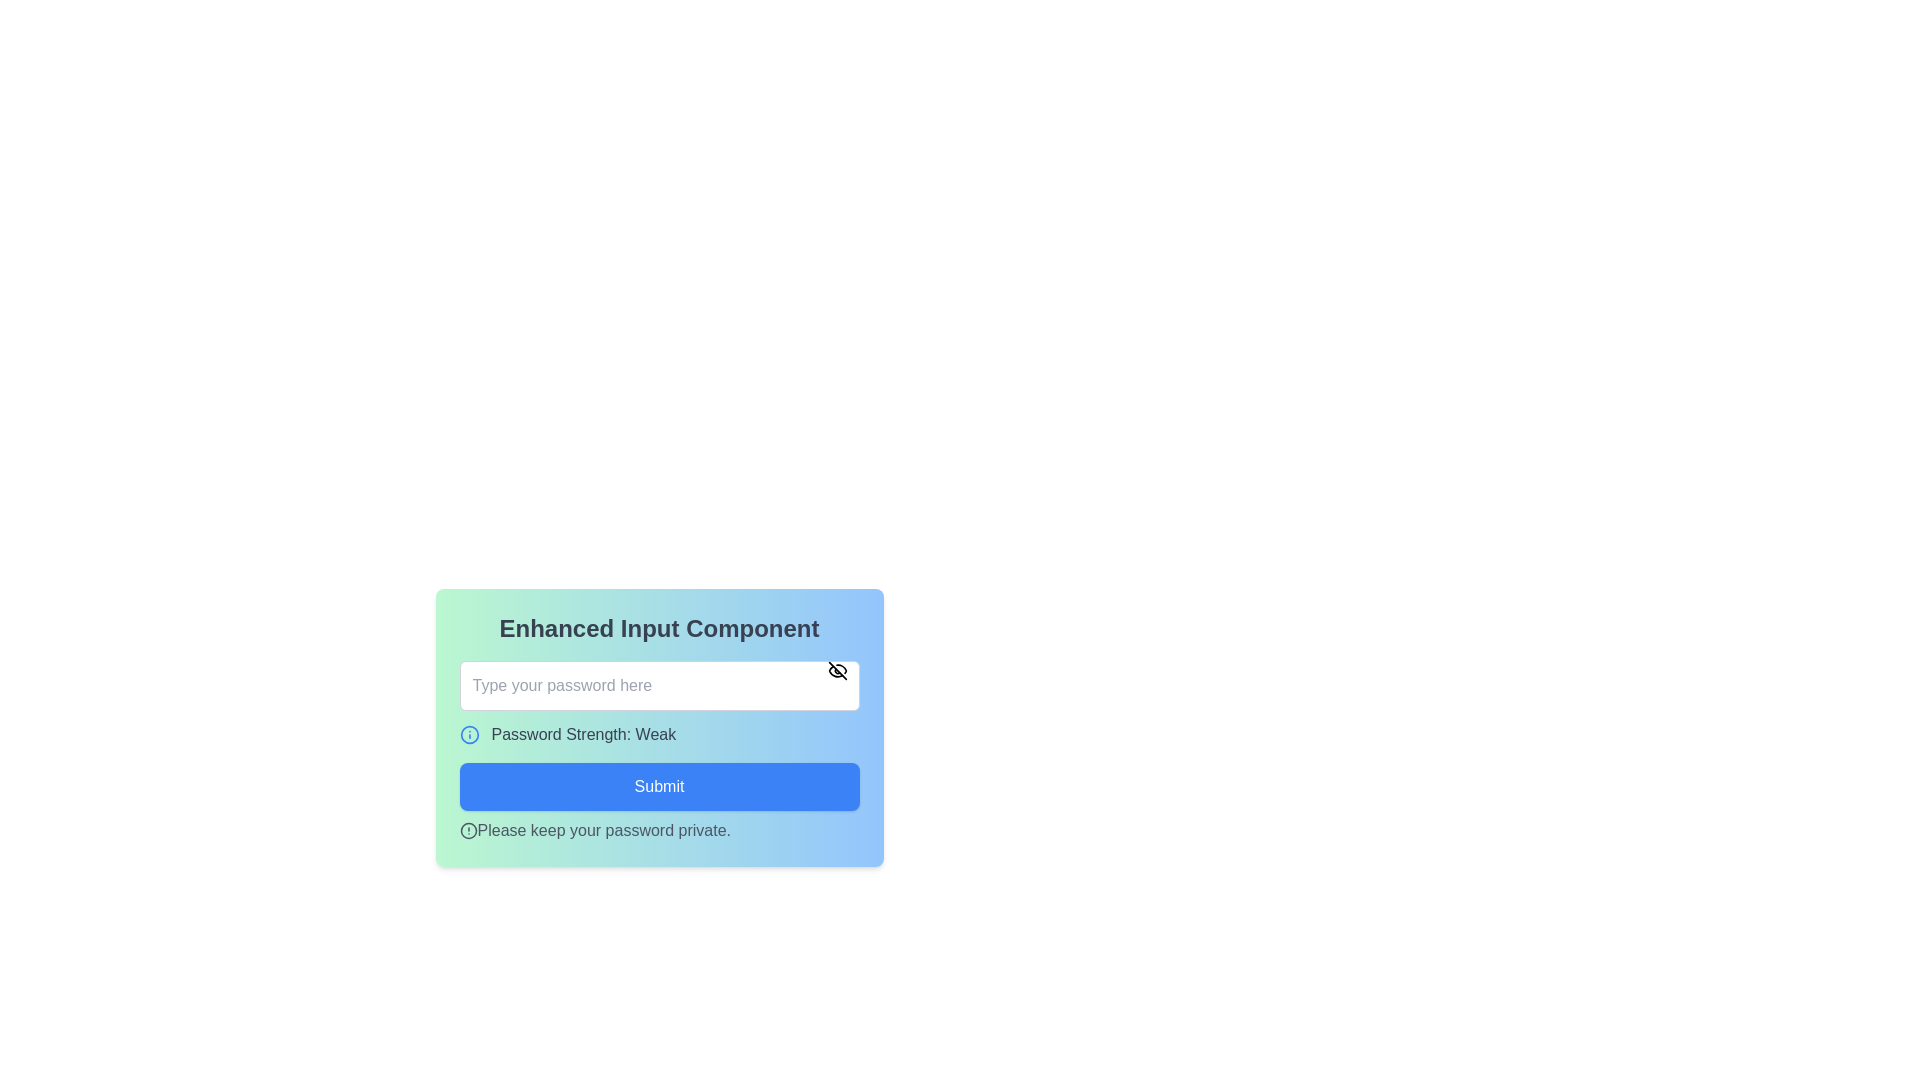 The width and height of the screenshot is (1920, 1080). Describe the element at coordinates (468, 735) in the screenshot. I see `the light blue circular icon that is part of the information icon, located to the left of the 'Password Strength: Weak' text` at that location.